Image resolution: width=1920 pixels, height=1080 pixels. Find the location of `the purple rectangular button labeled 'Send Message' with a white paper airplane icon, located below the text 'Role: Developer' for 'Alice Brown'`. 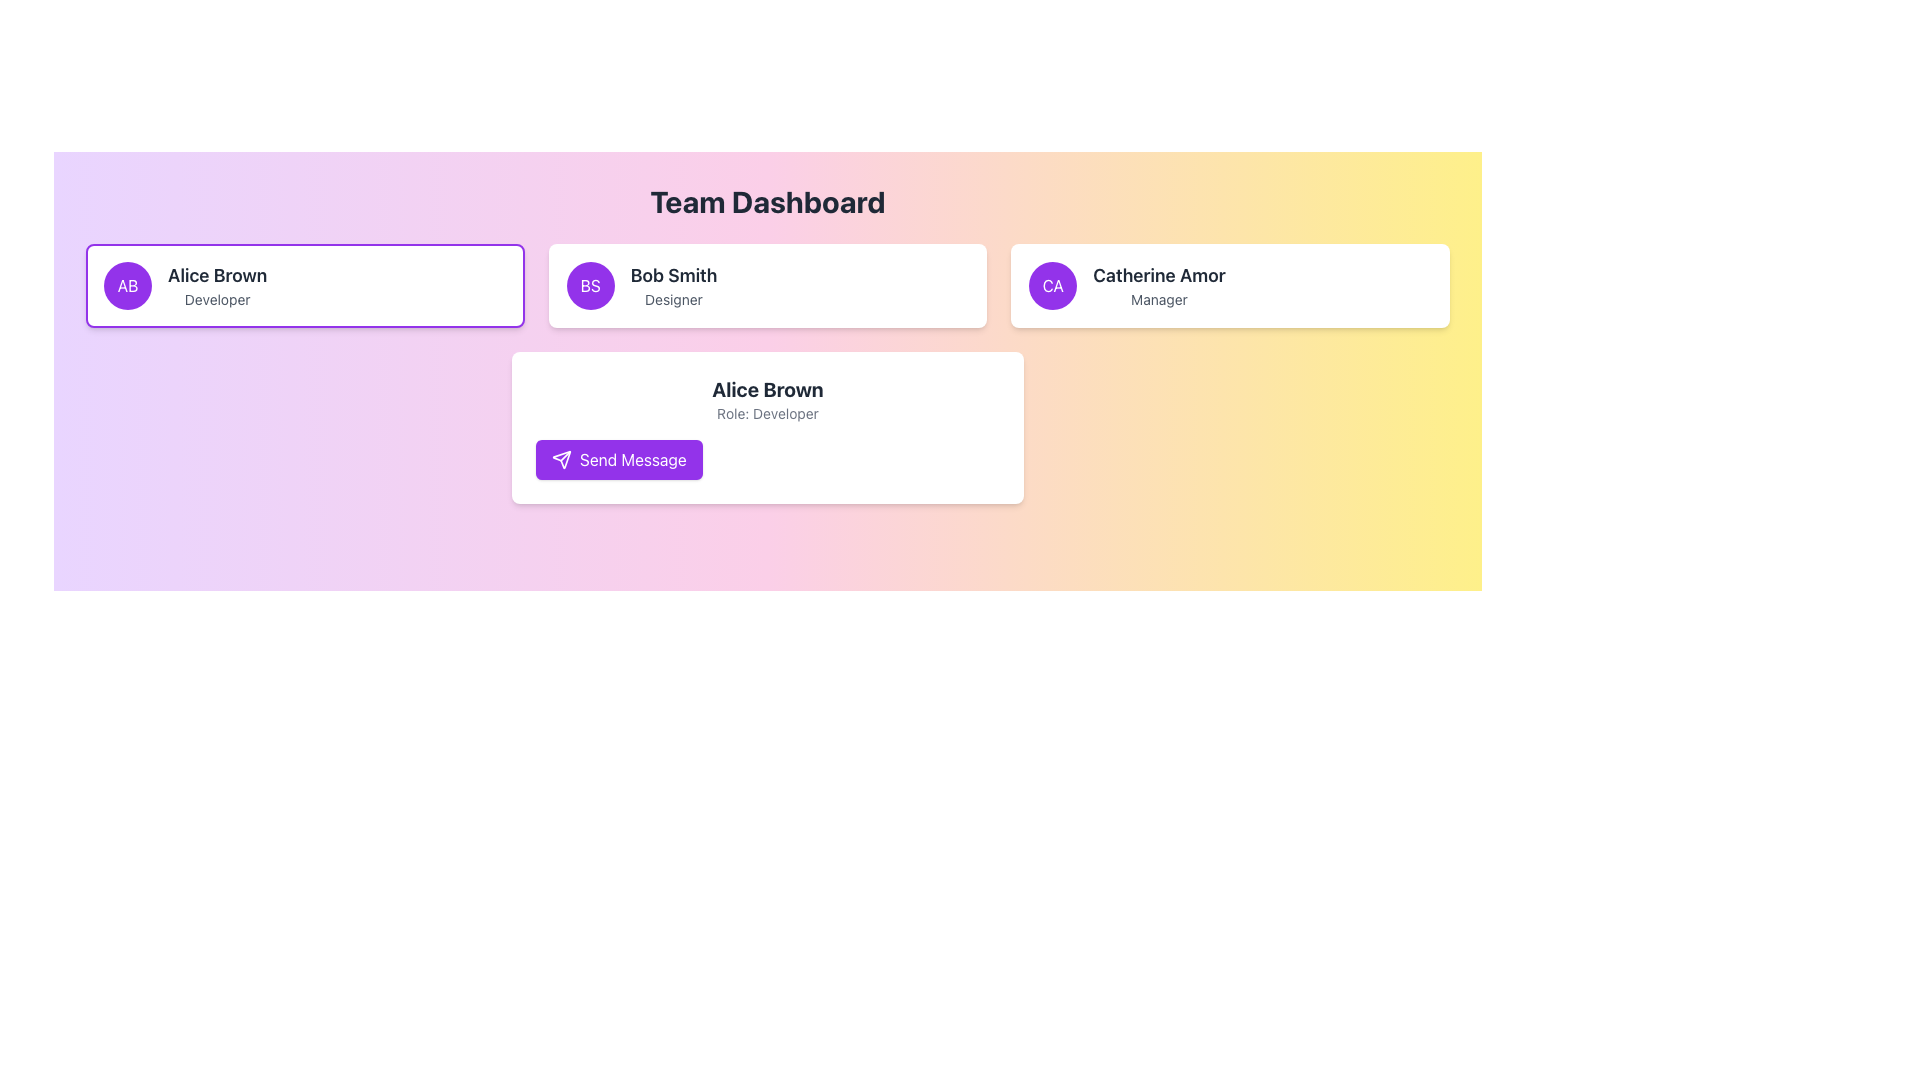

the purple rectangular button labeled 'Send Message' with a white paper airplane icon, located below the text 'Role: Developer' for 'Alice Brown' is located at coordinates (618, 459).